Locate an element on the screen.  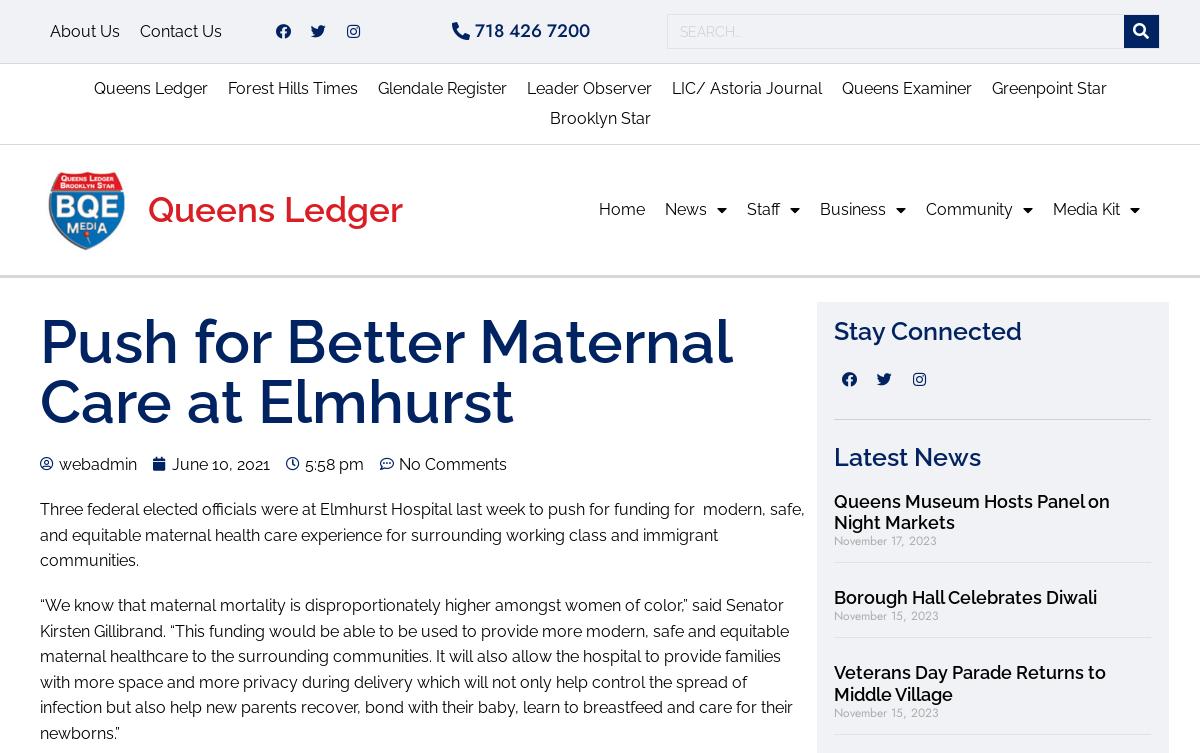
'News' is located at coordinates (686, 207).